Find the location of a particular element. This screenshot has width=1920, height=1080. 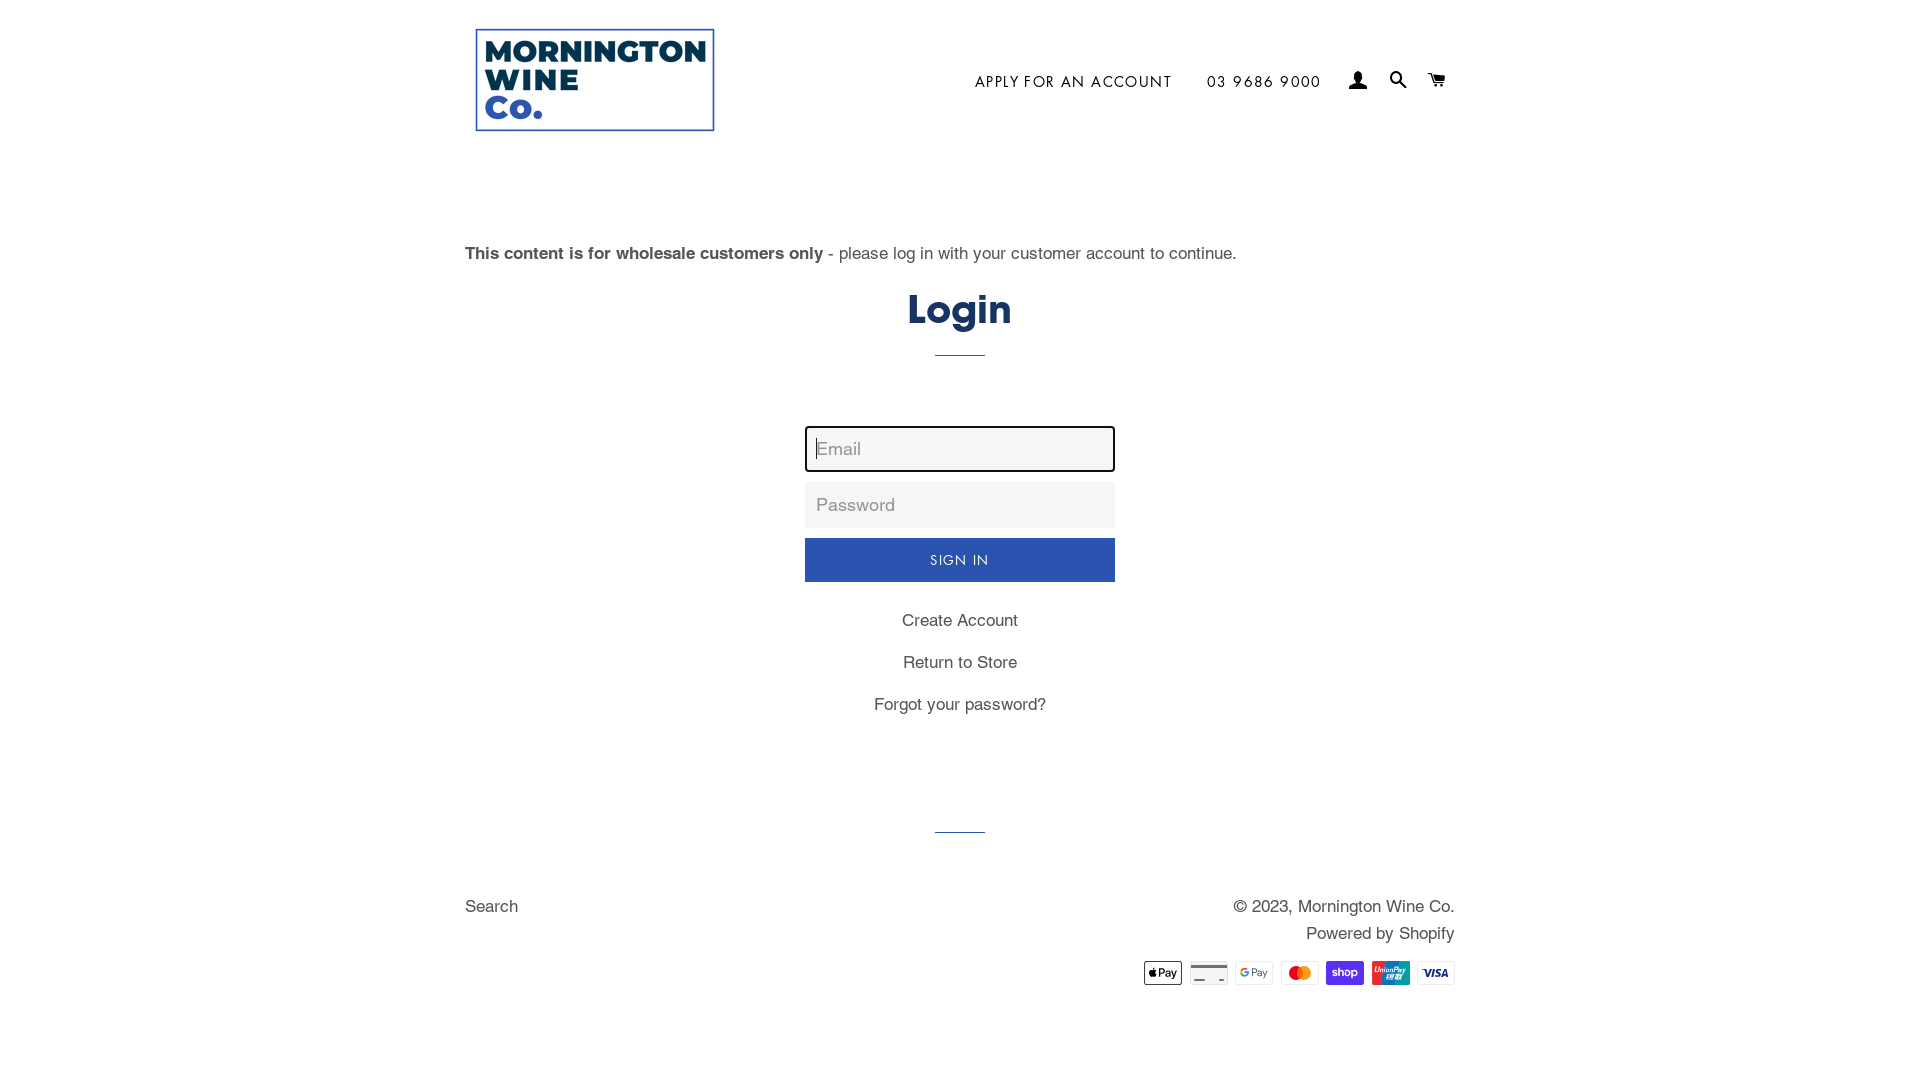

'03 9686 9000' is located at coordinates (1263, 80).